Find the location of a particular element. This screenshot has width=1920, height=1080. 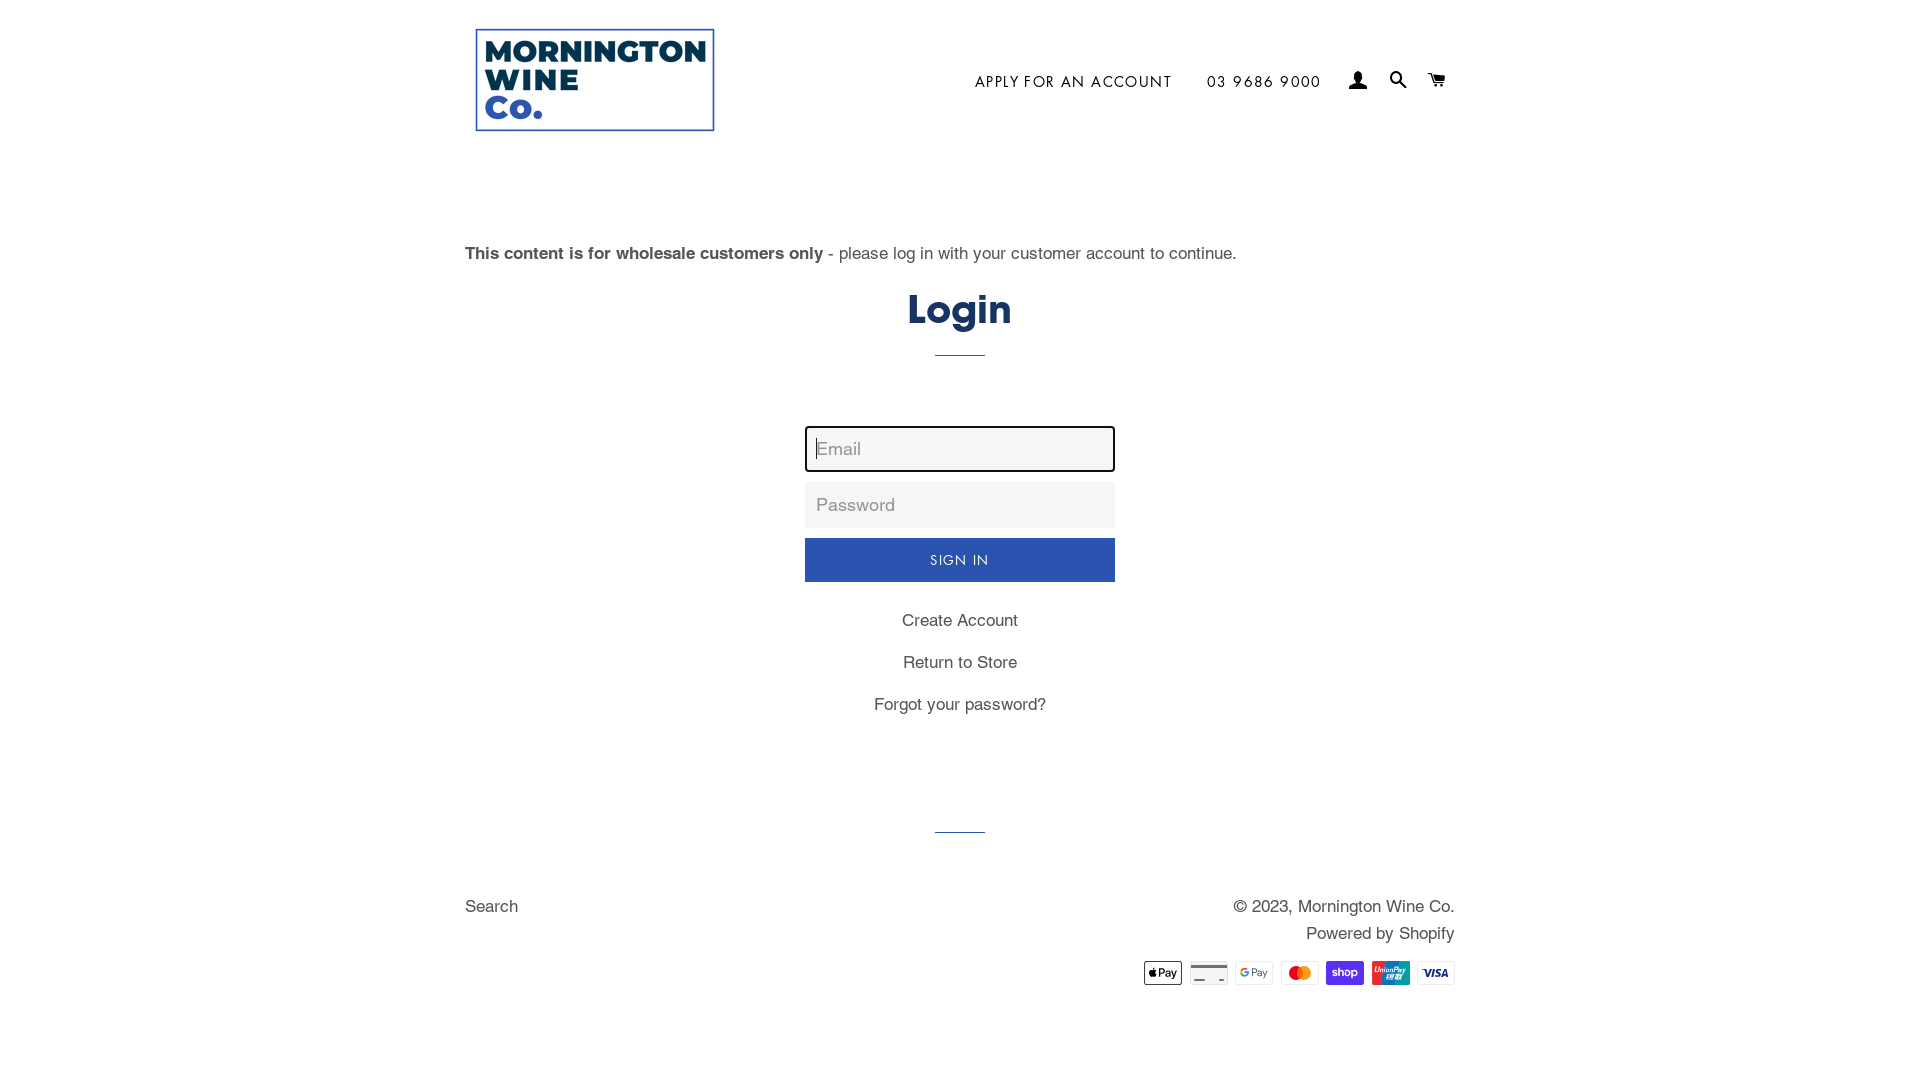

'03 9686 9000' is located at coordinates (1263, 80).